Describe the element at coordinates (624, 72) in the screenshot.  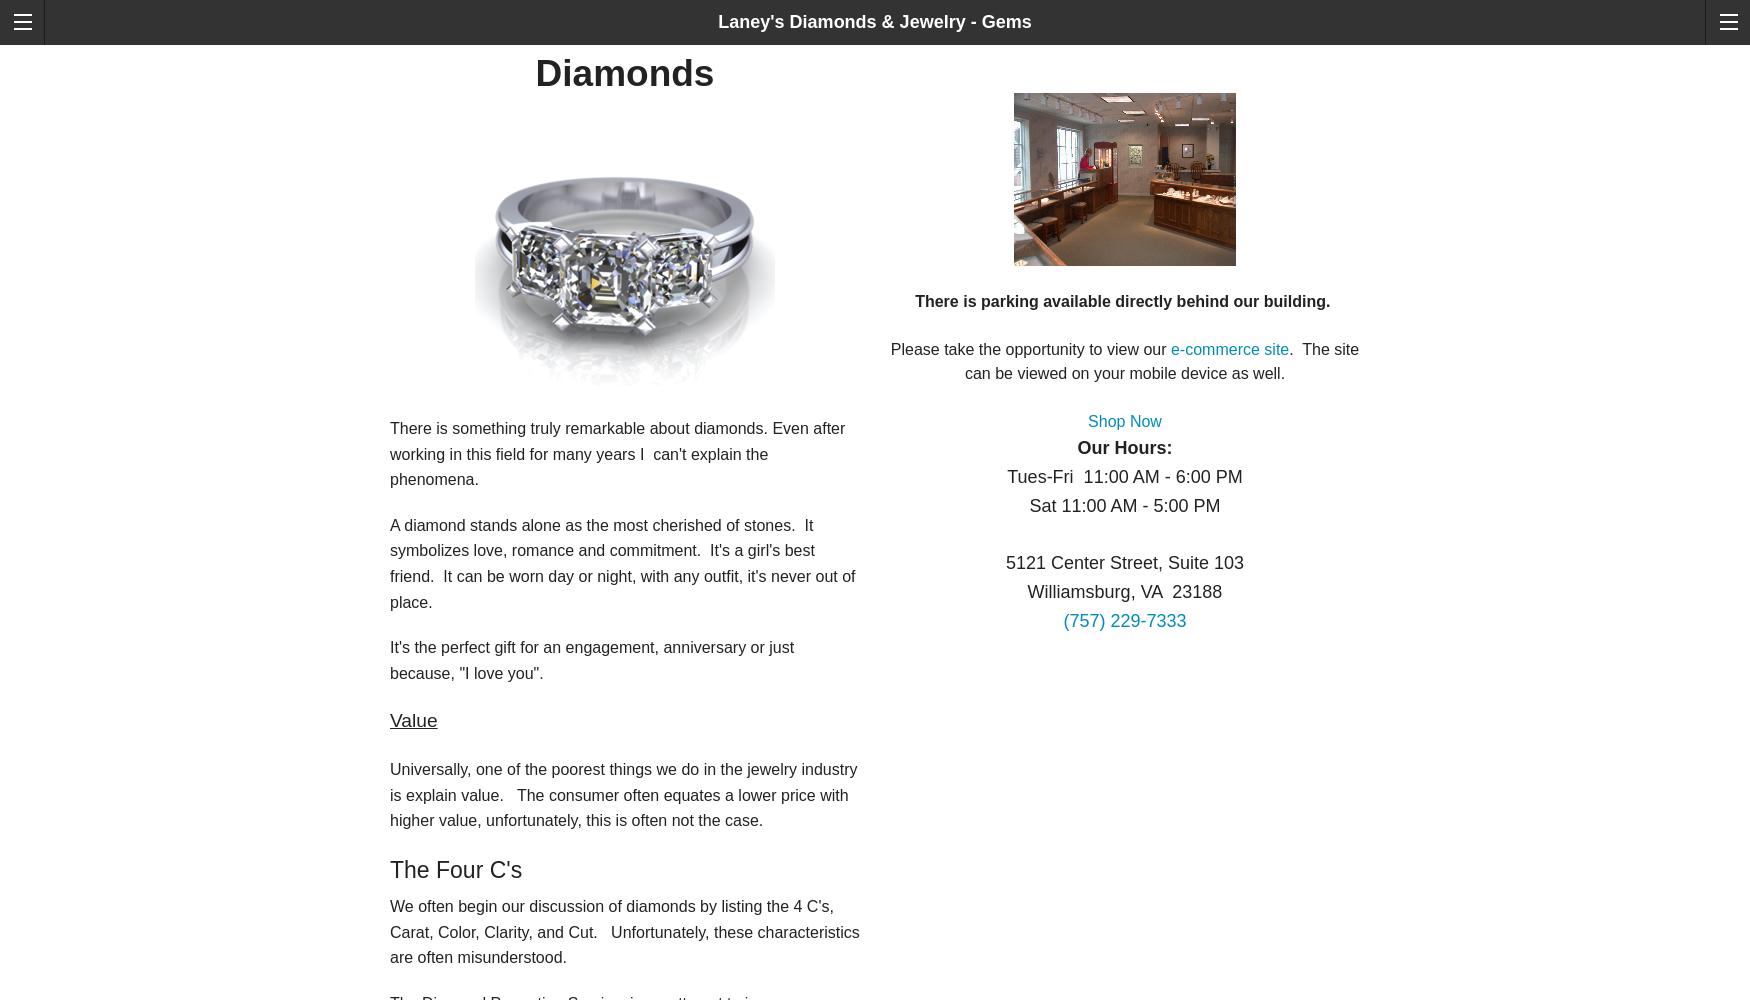
I see `'Diamonds'` at that location.